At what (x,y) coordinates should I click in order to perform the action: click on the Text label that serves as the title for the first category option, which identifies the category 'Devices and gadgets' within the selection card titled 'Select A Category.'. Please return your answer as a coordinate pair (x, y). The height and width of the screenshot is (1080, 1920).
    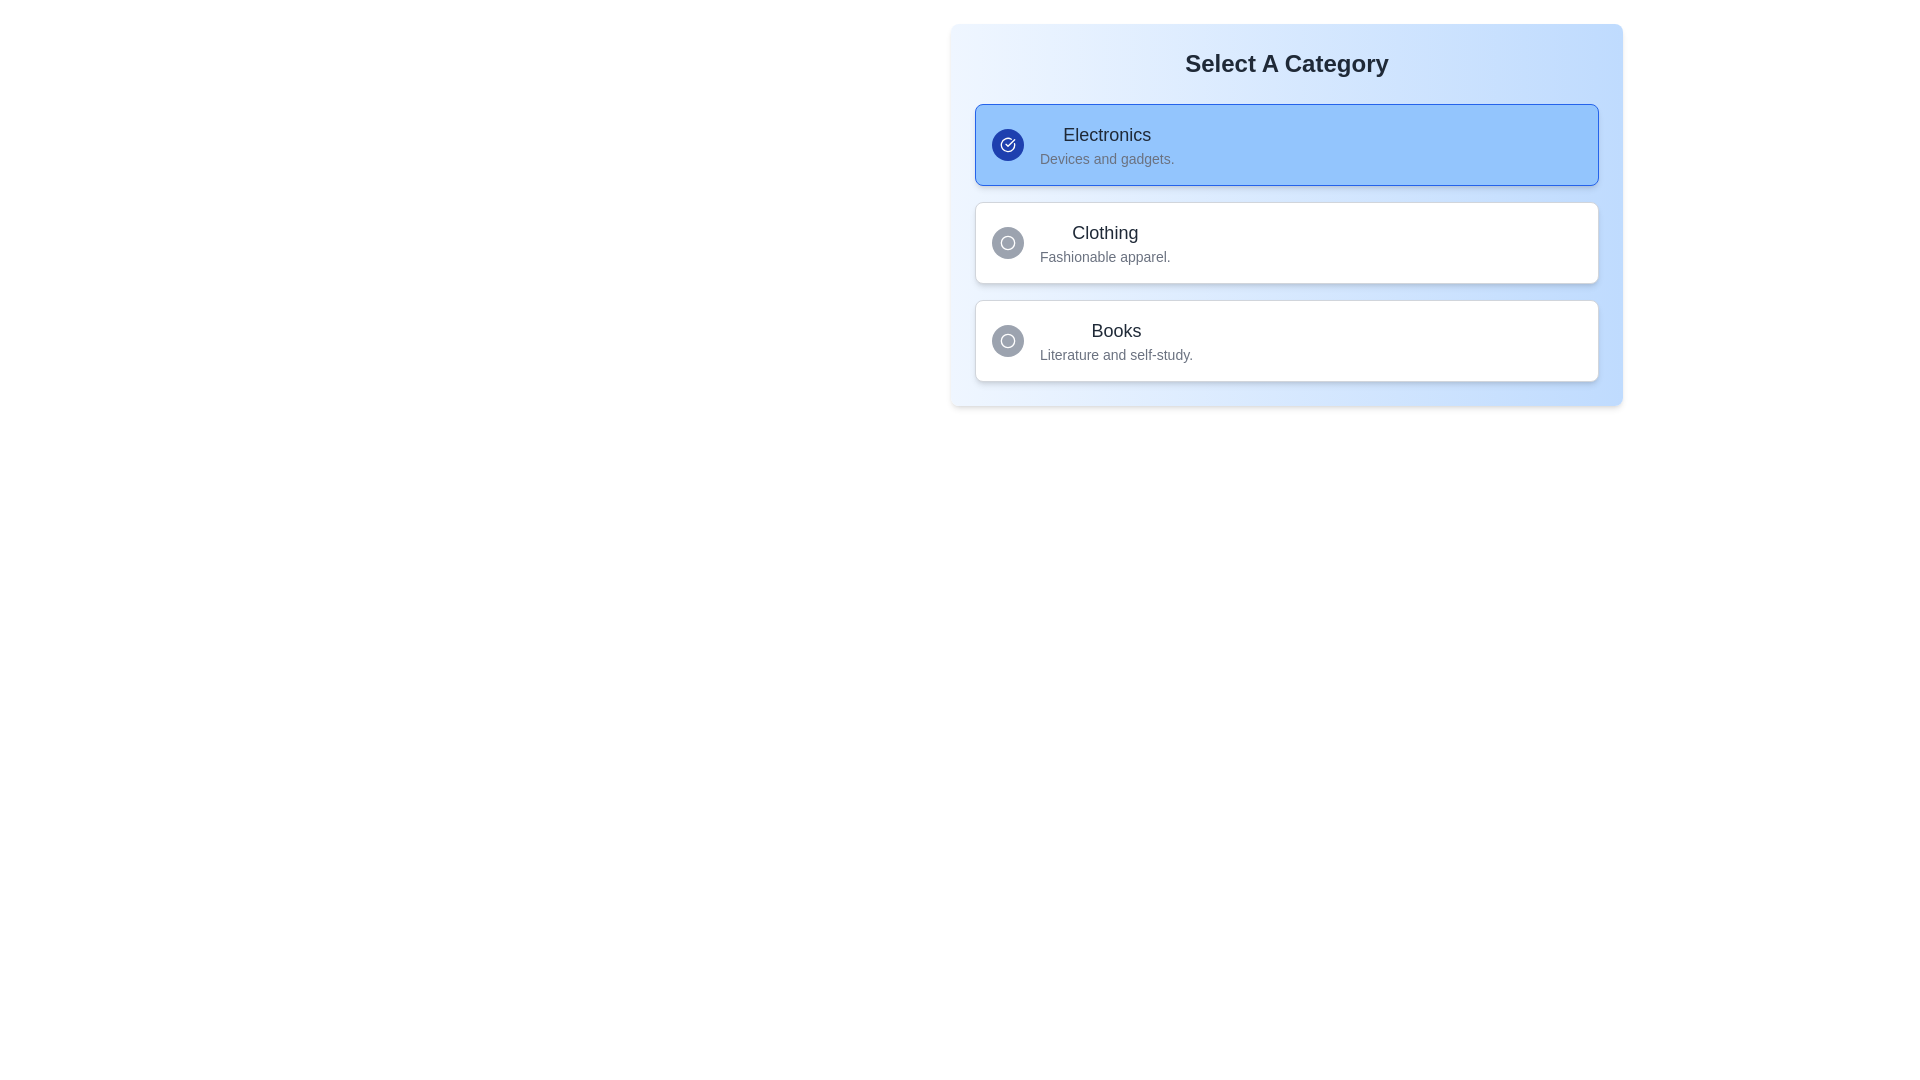
    Looking at the image, I should click on (1106, 135).